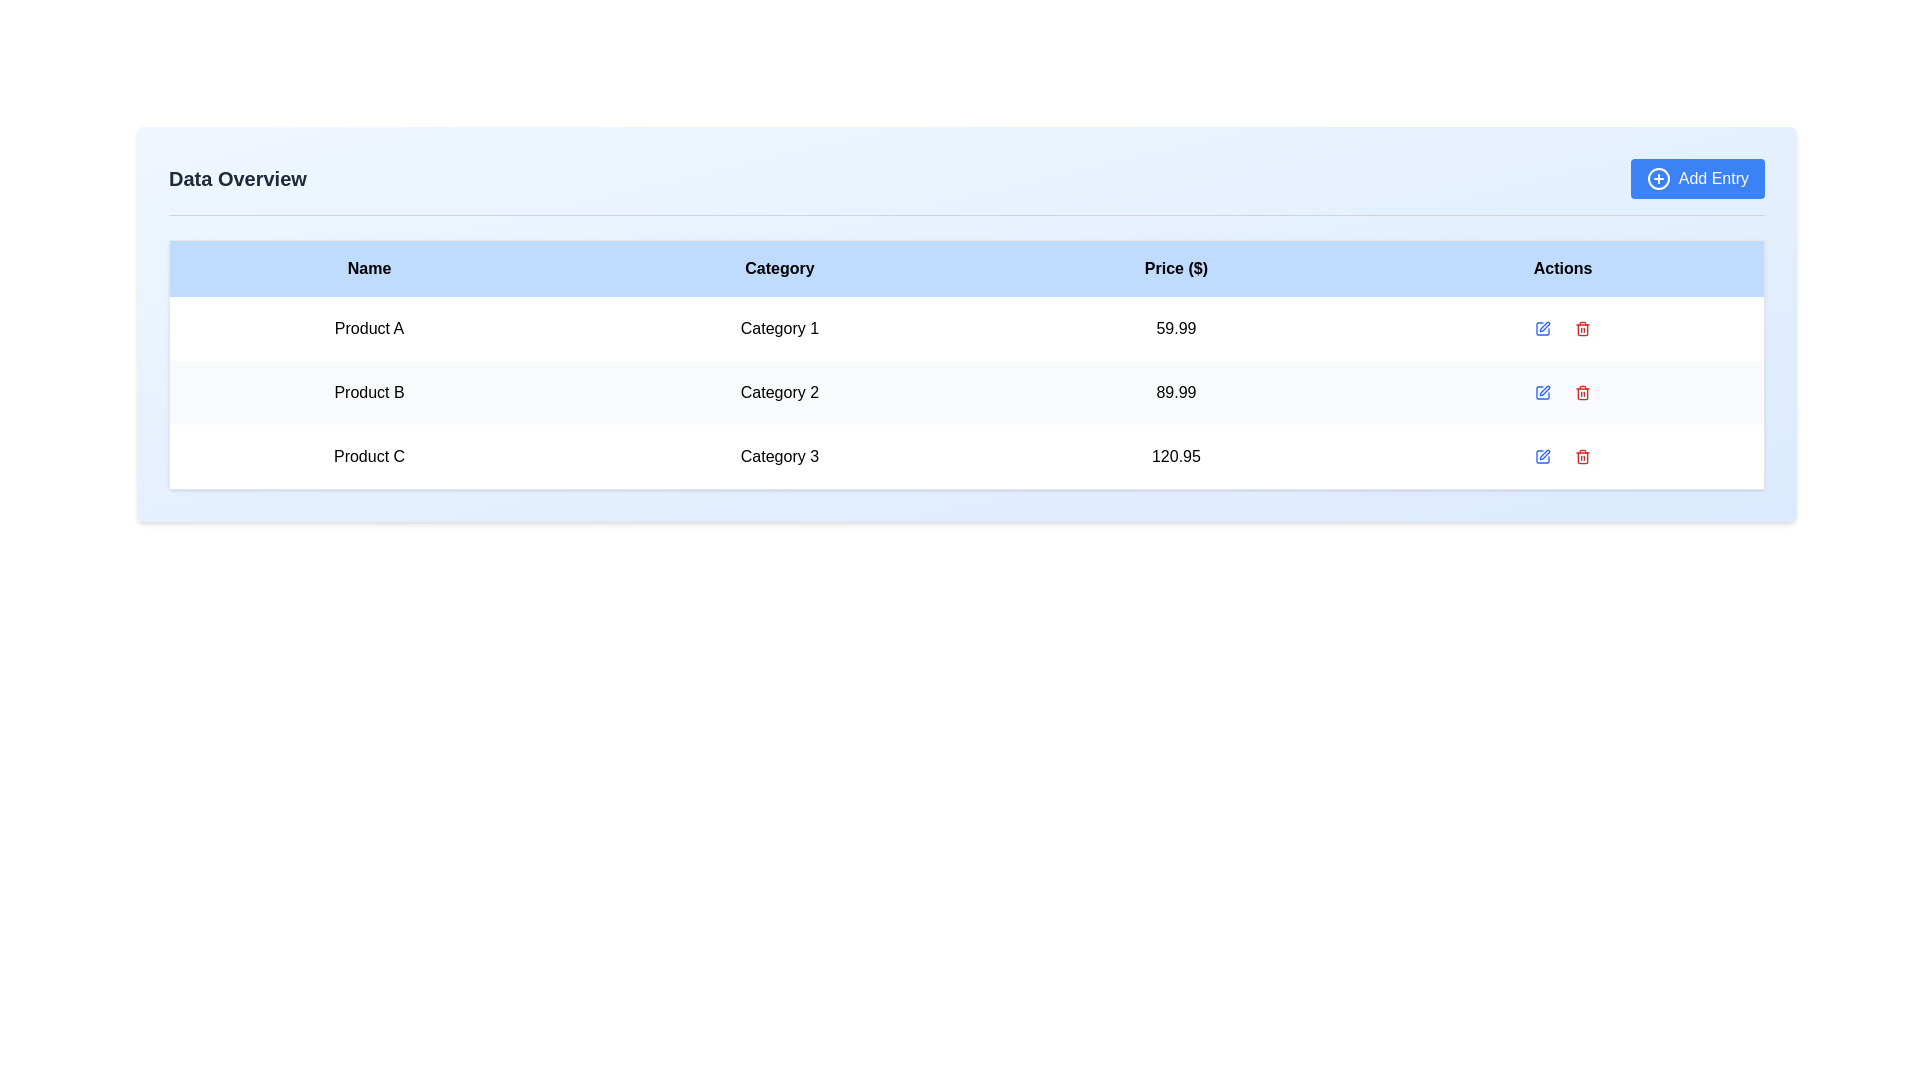  I want to click on the SVG graphical element (Circle) that serves as decorative design and visual feedback within the 'Add Entry' button, located in the top-right corner of the table interface, so click(1658, 177).